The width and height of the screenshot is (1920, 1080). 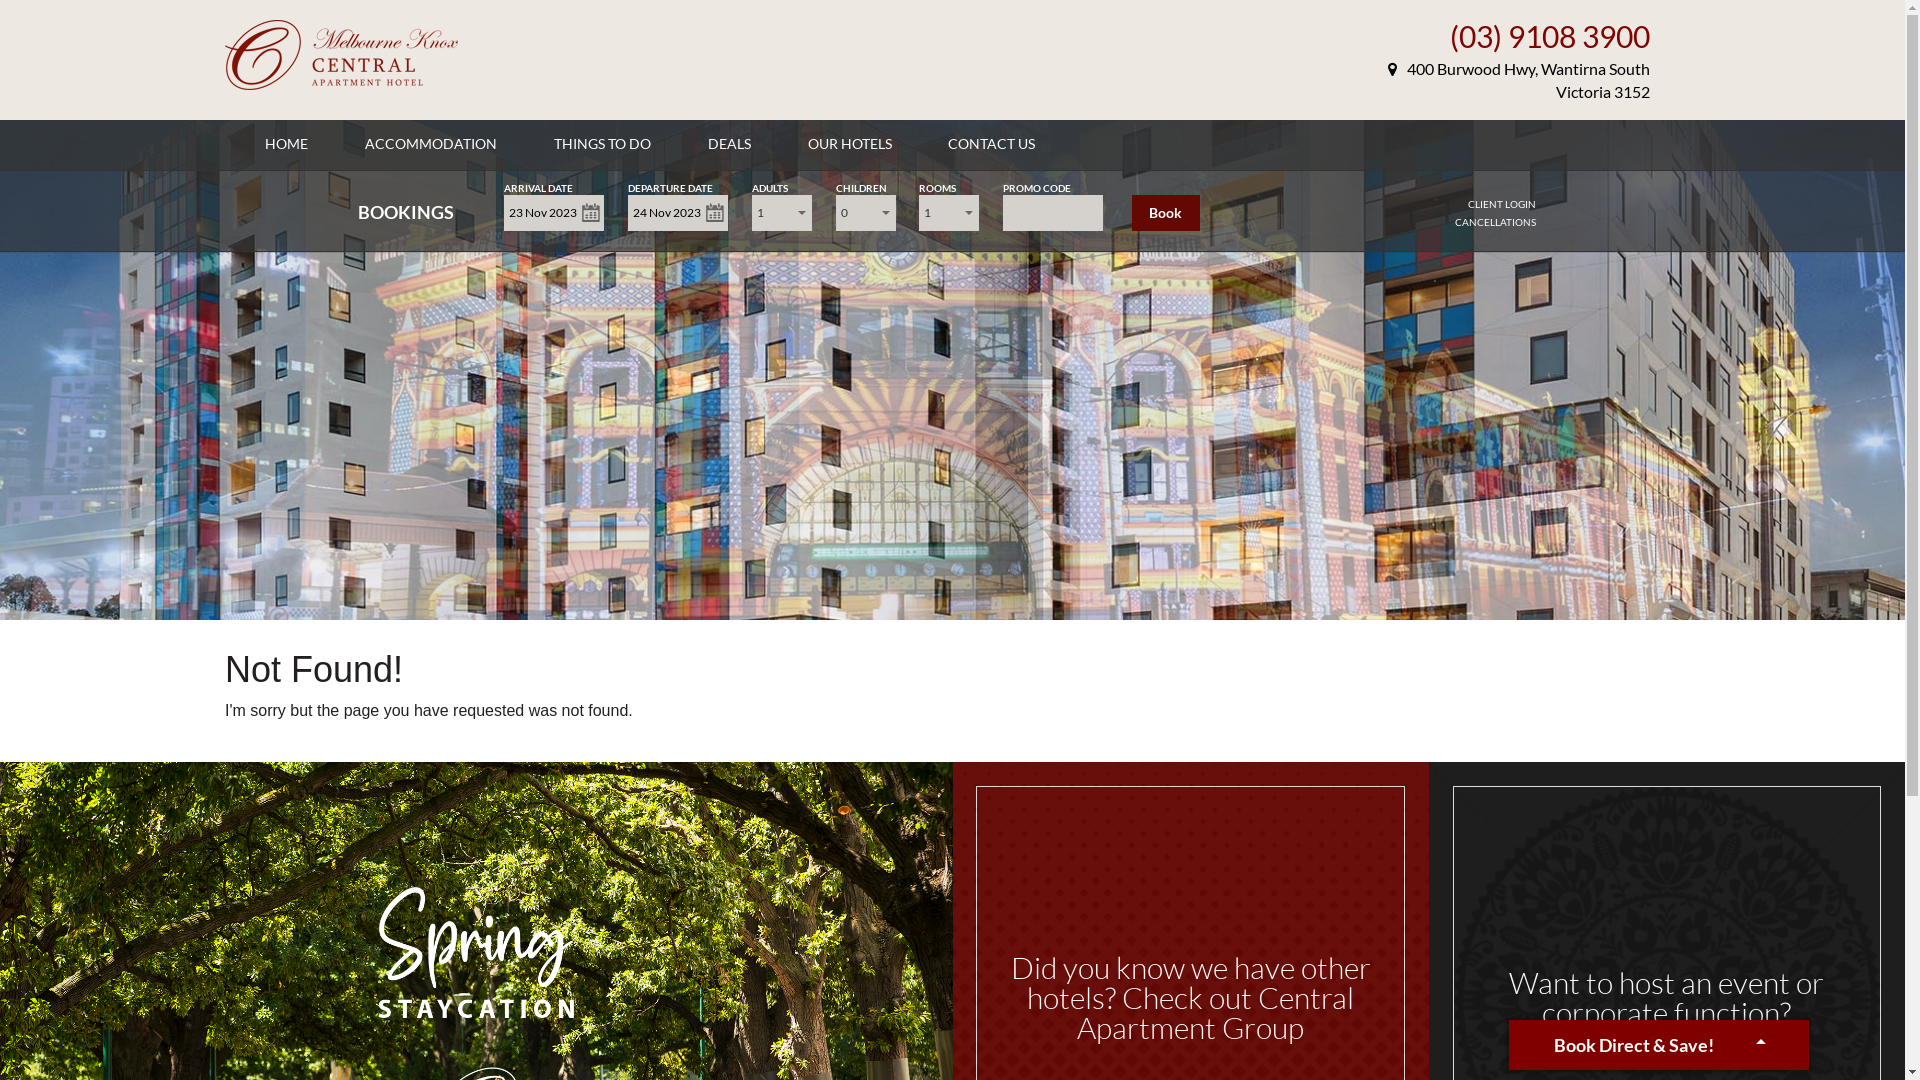 What do you see at coordinates (1518, 79) in the screenshot?
I see `'400 Burwood Hwy, Wantirna South` at bounding box center [1518, 79].